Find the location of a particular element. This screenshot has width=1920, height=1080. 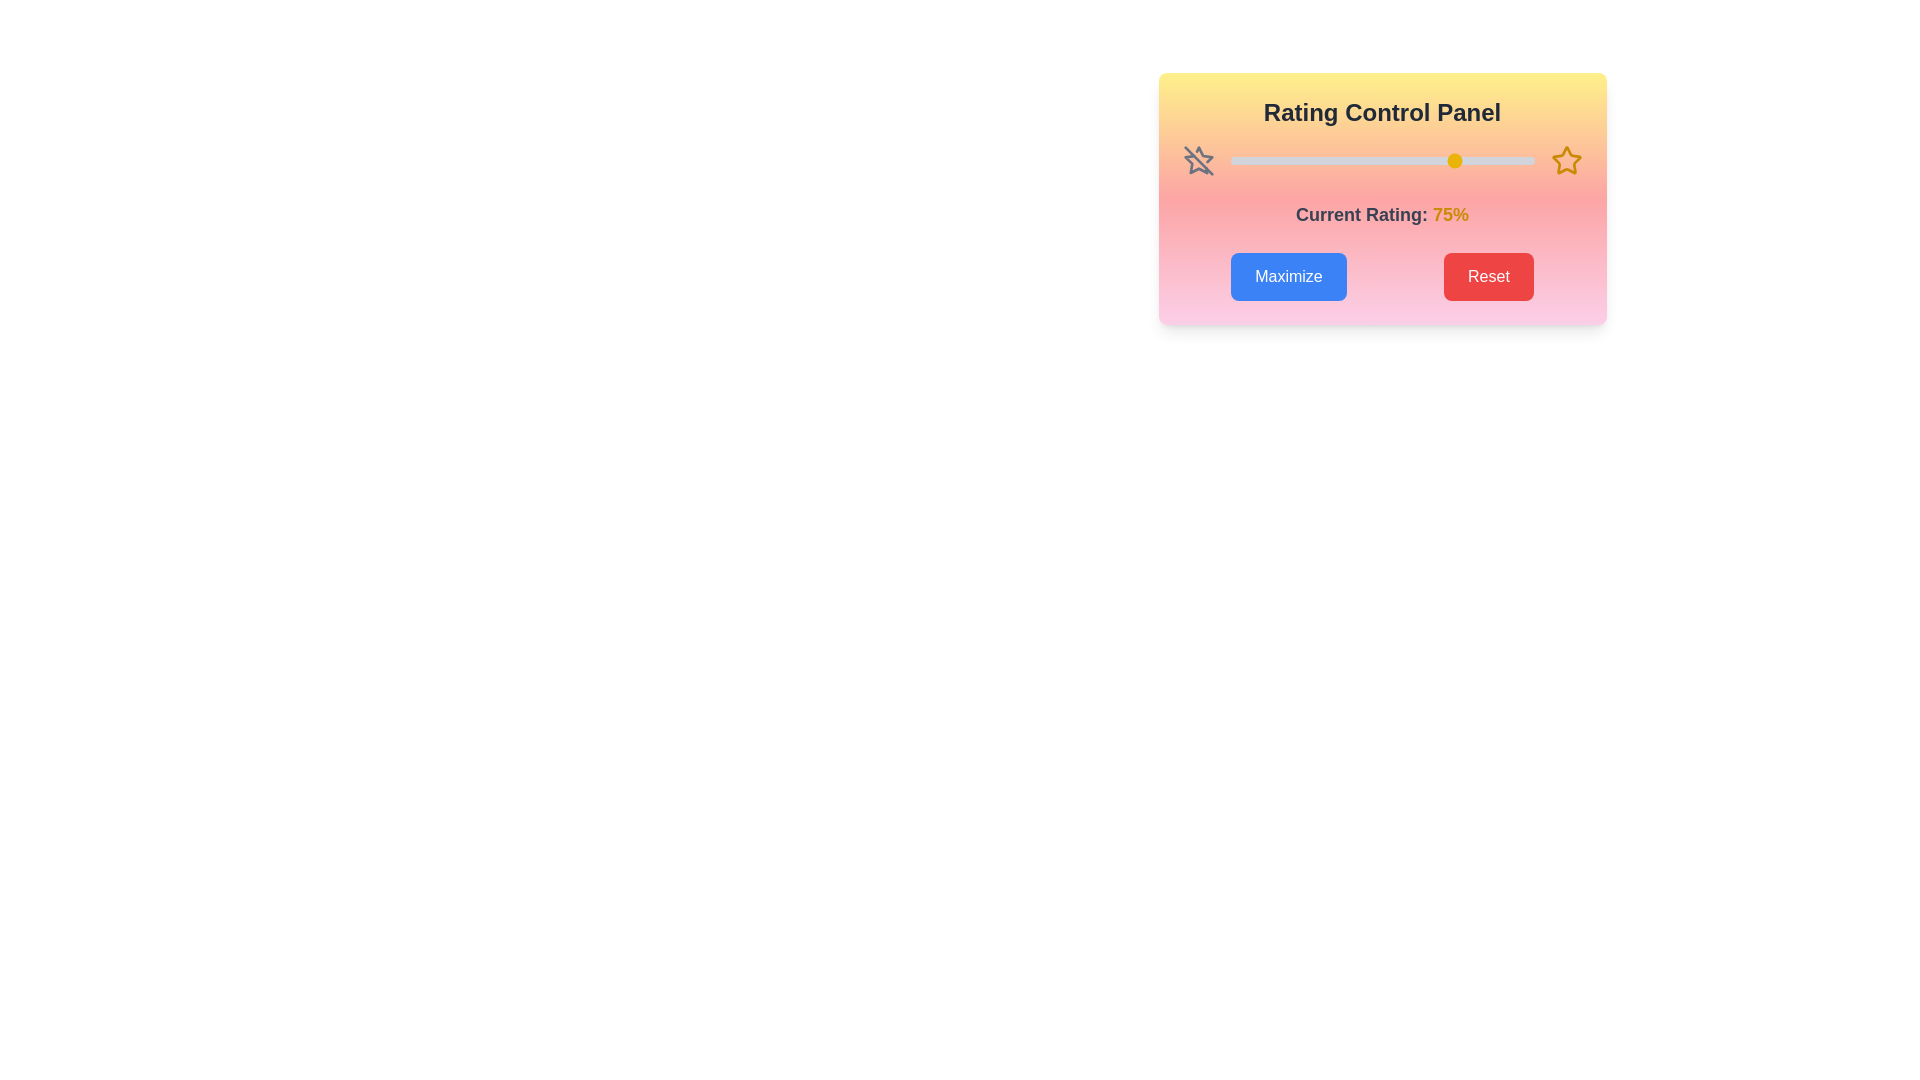

the rating slider to 79% is located at coordinates (1470, 160).